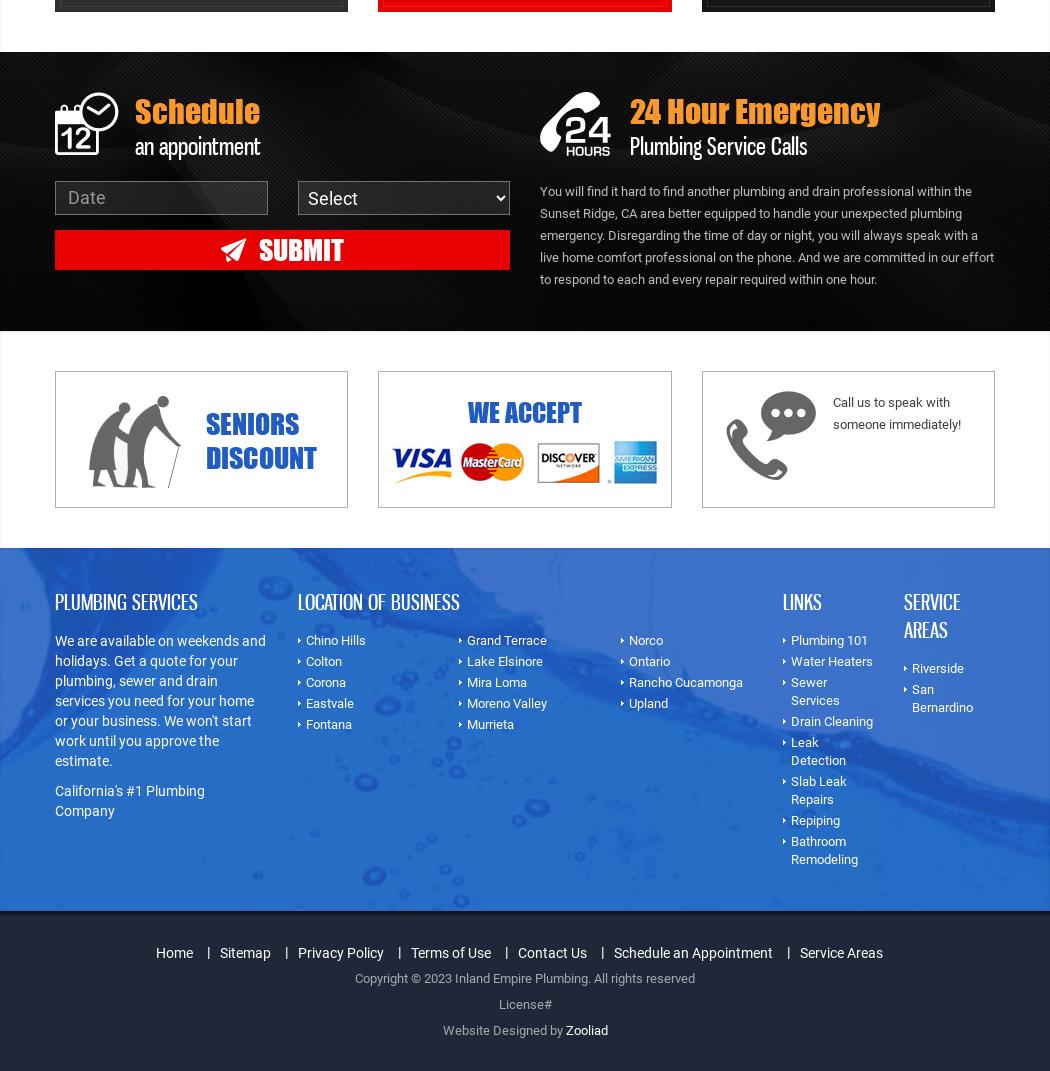  I want to click on 'Plumbing Service Calls', so click(718, 144).